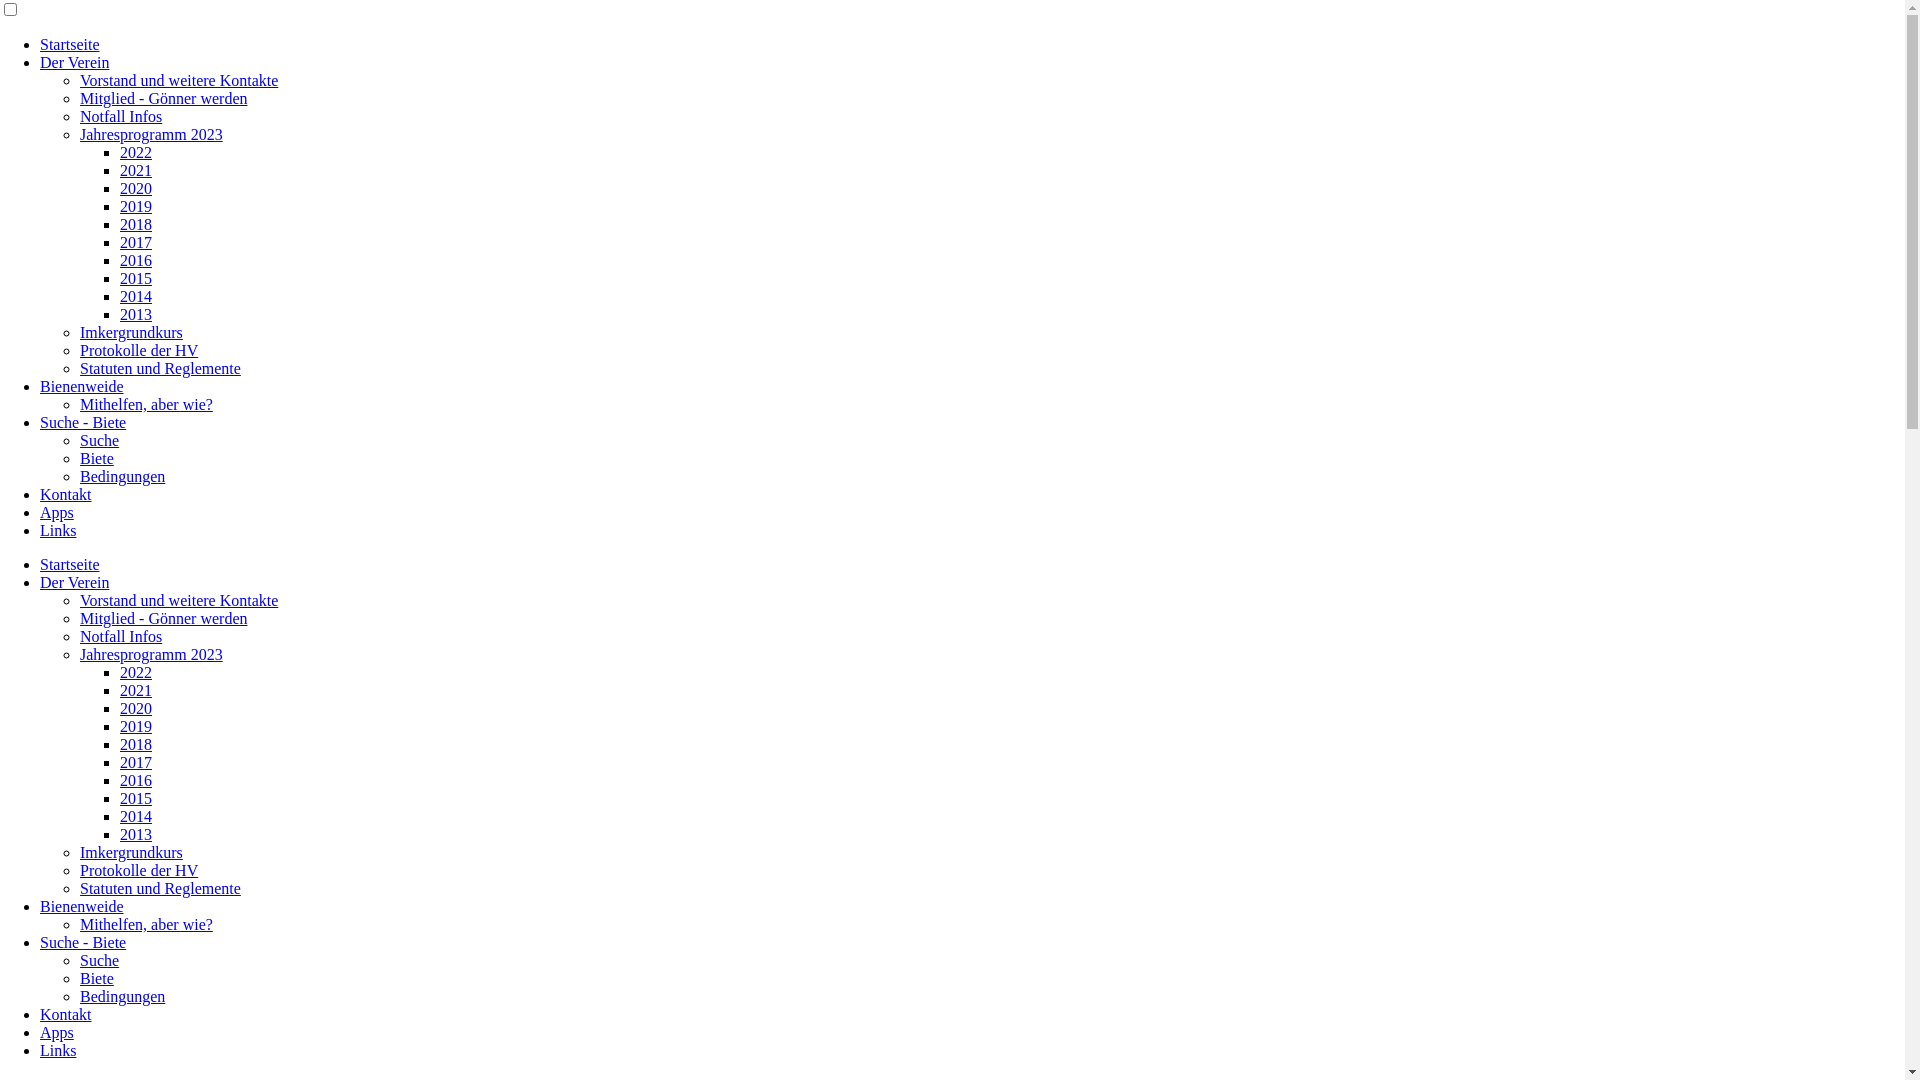  I want to click on 'Suche - Biete', so click(81, 942).